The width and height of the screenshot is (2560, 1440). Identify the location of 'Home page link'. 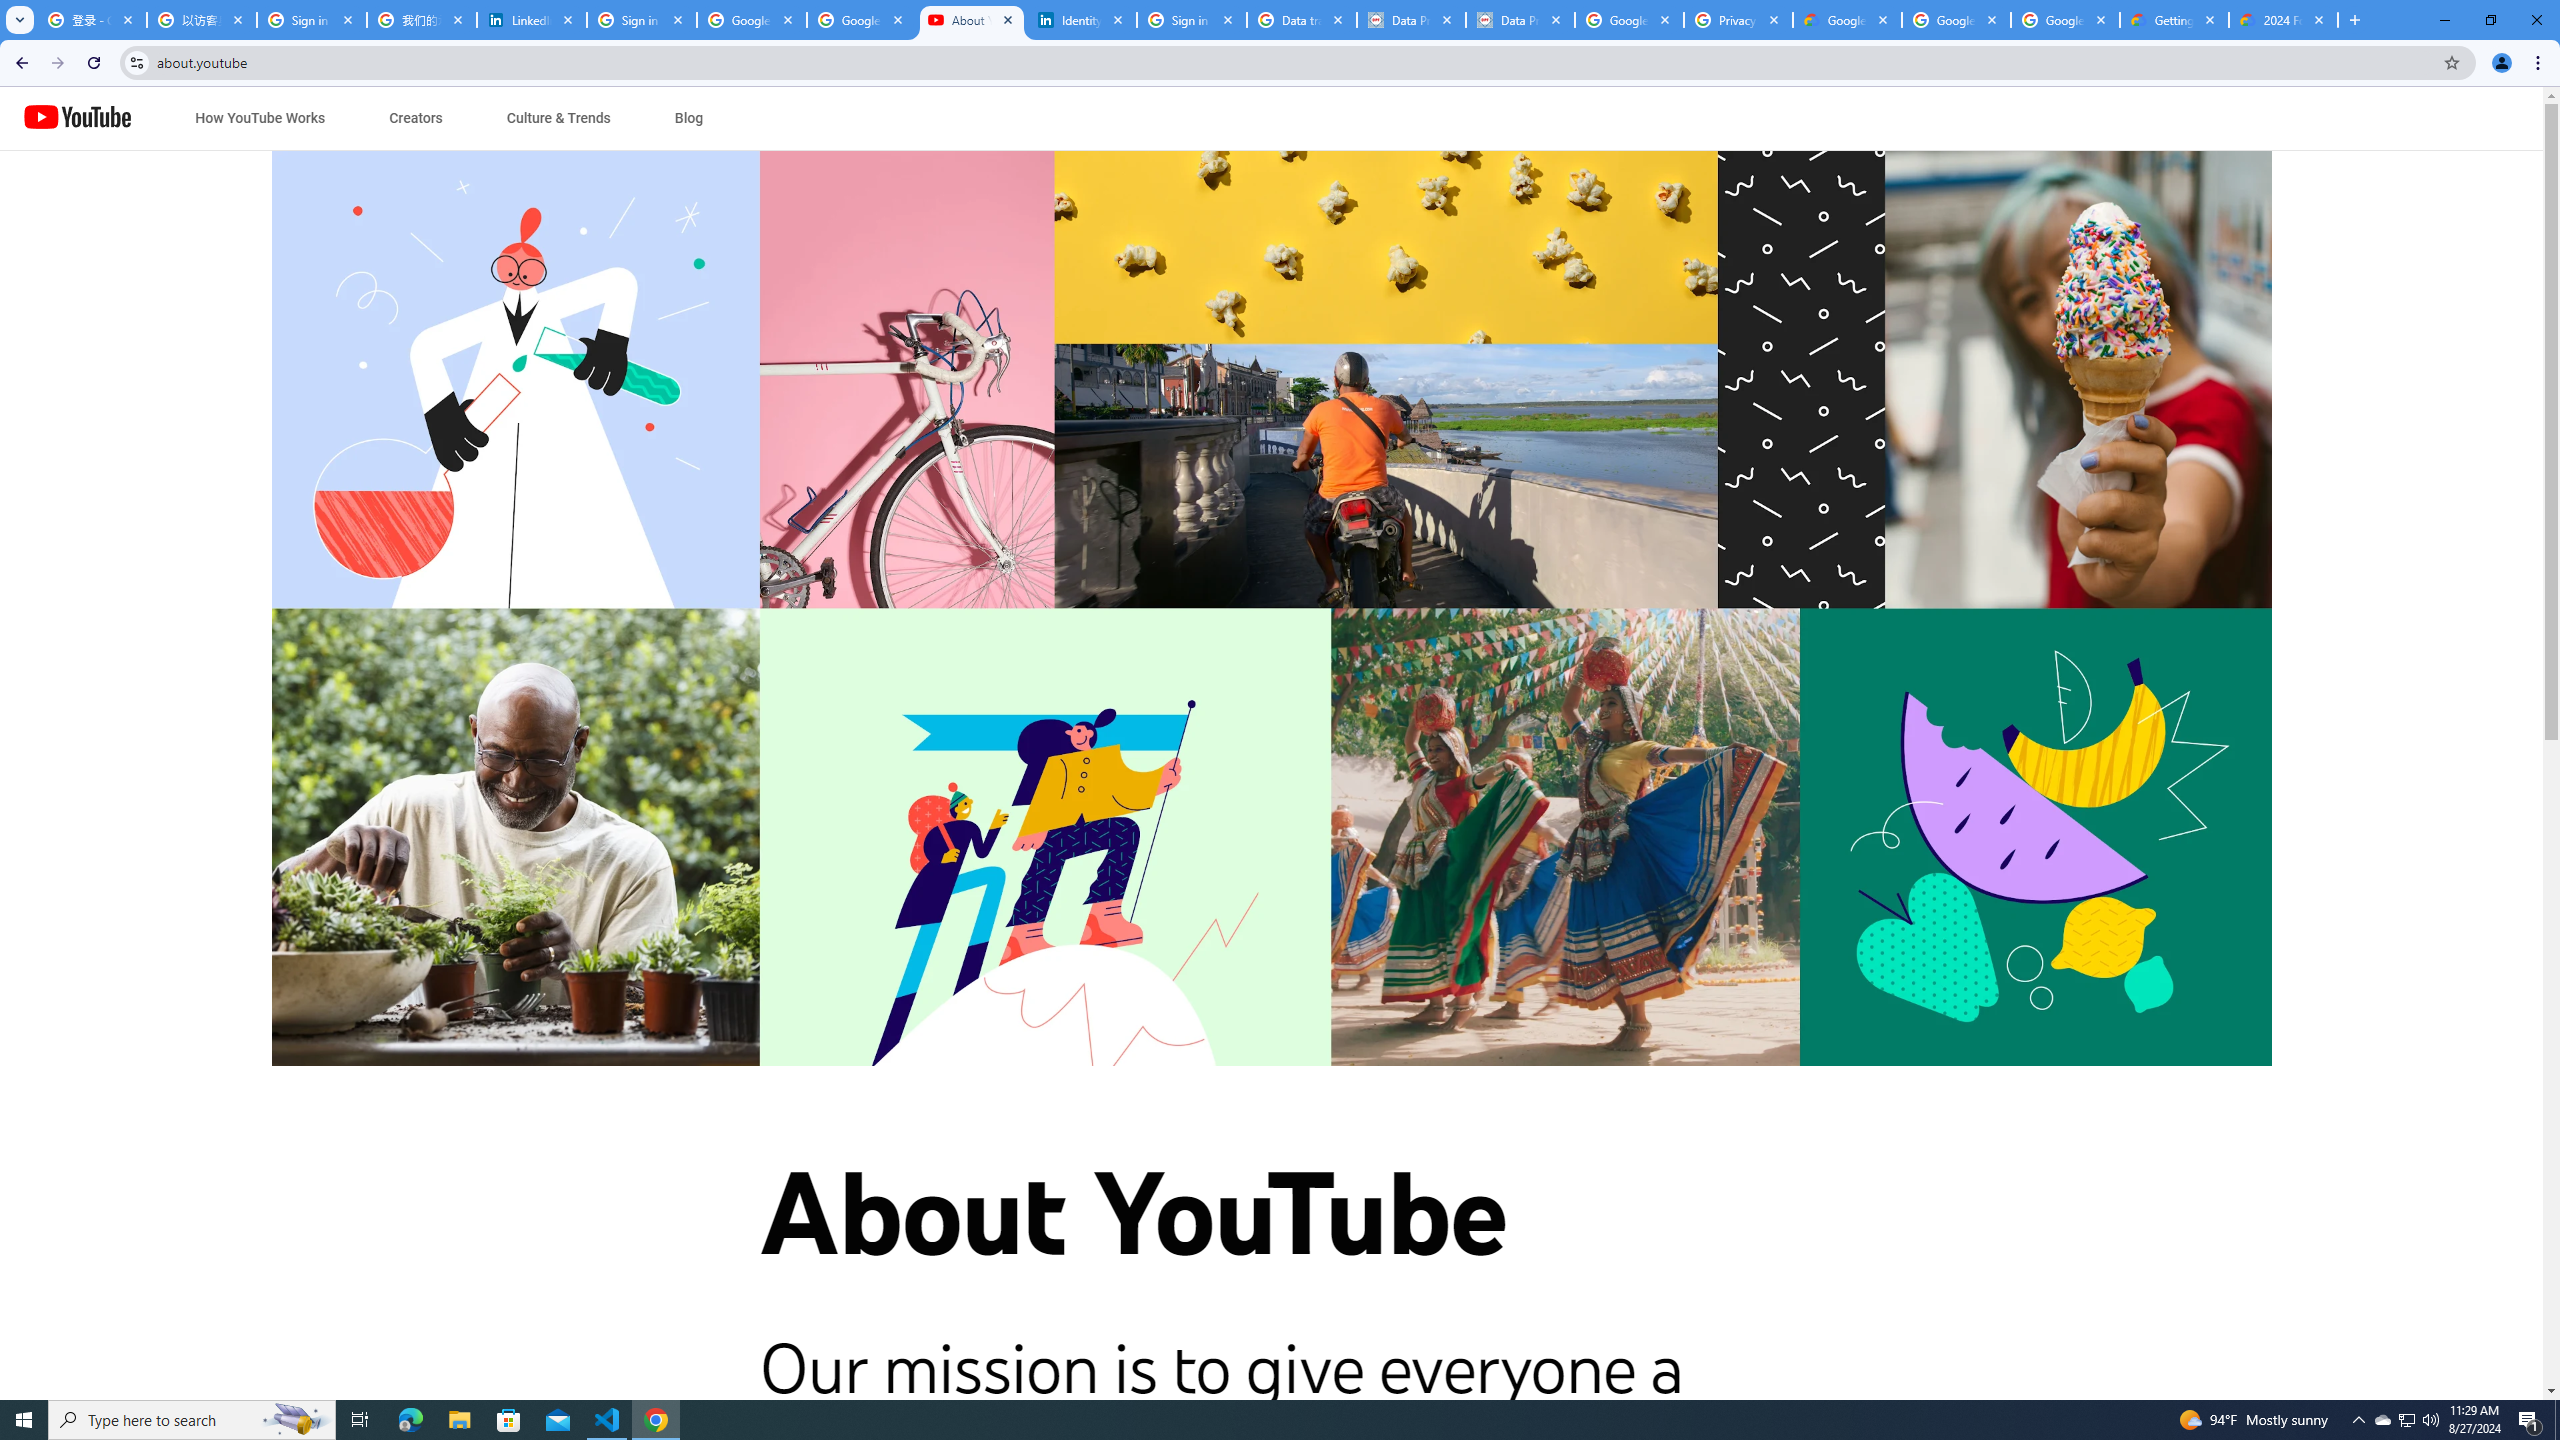
(77, 118).